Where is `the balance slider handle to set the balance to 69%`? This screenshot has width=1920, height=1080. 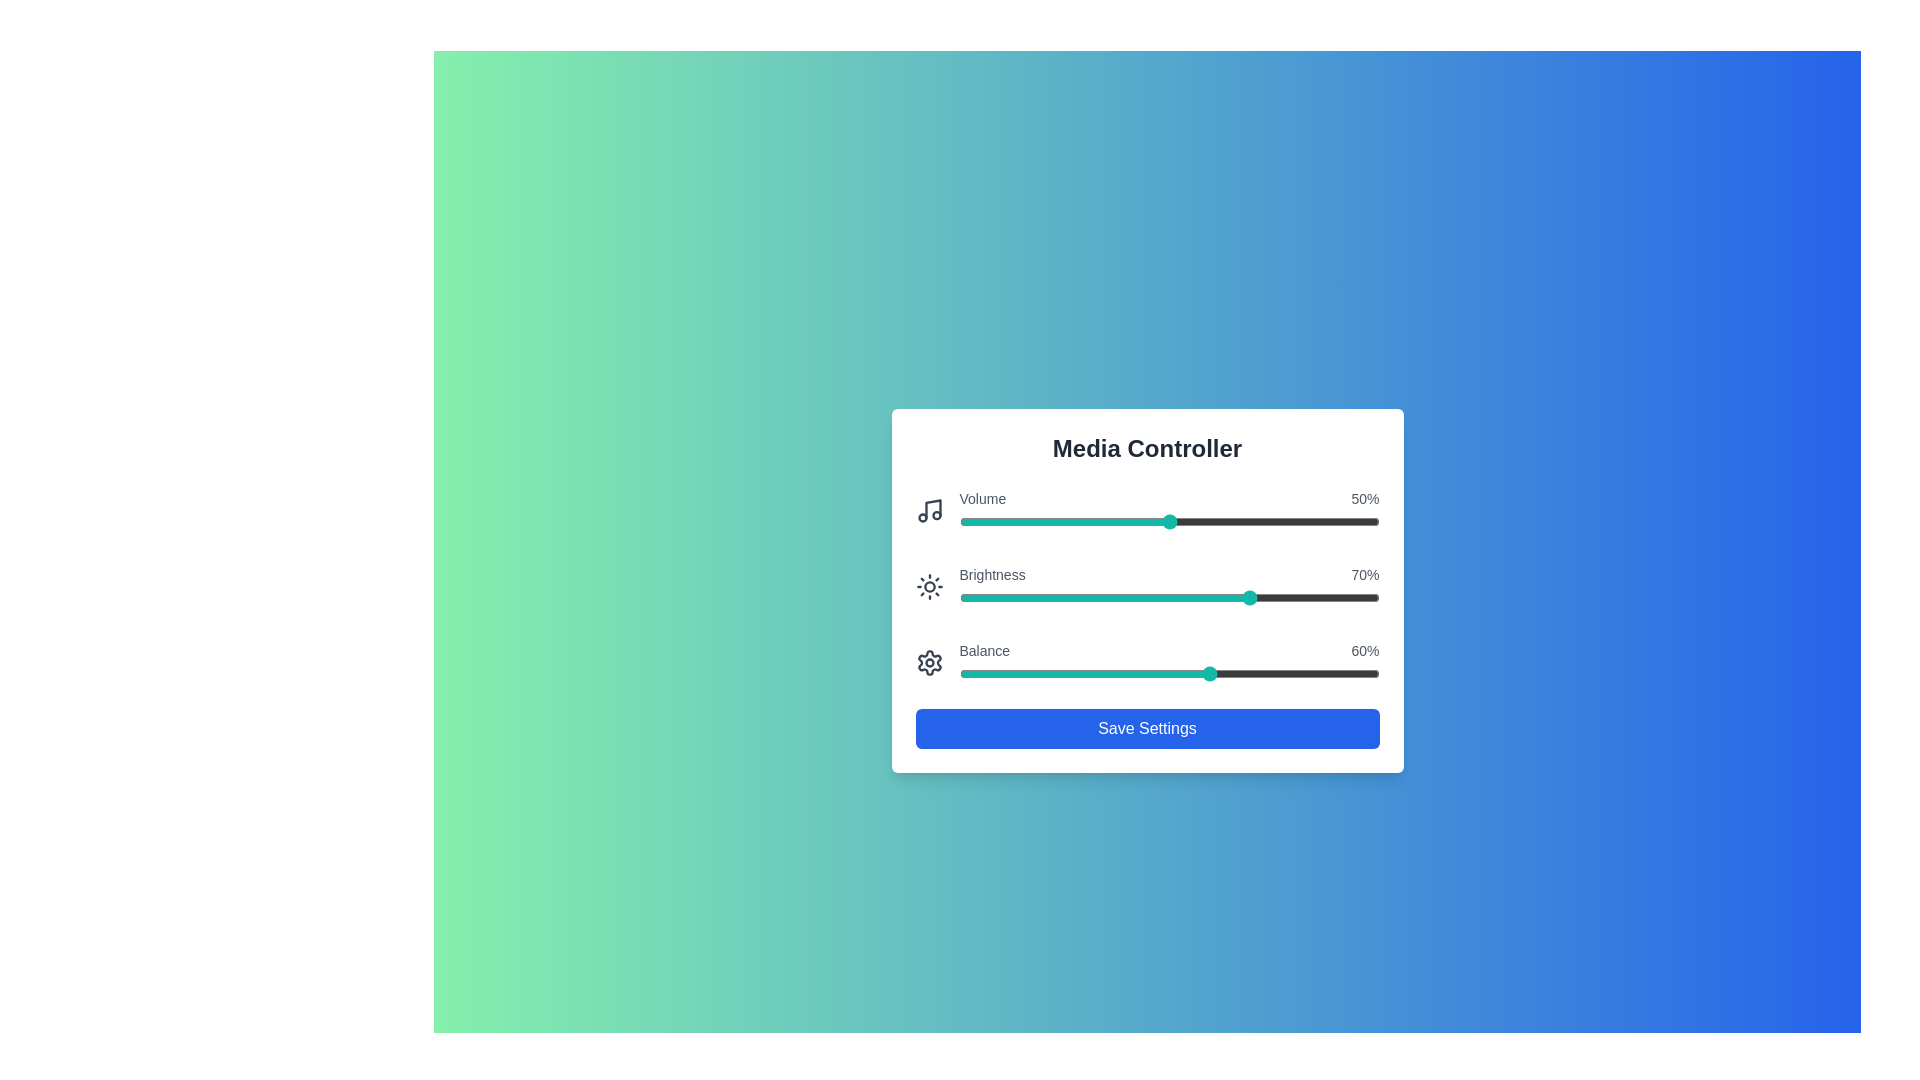 the balance slider handle to set the balance to 69% is located at coordinates (1248, 674).